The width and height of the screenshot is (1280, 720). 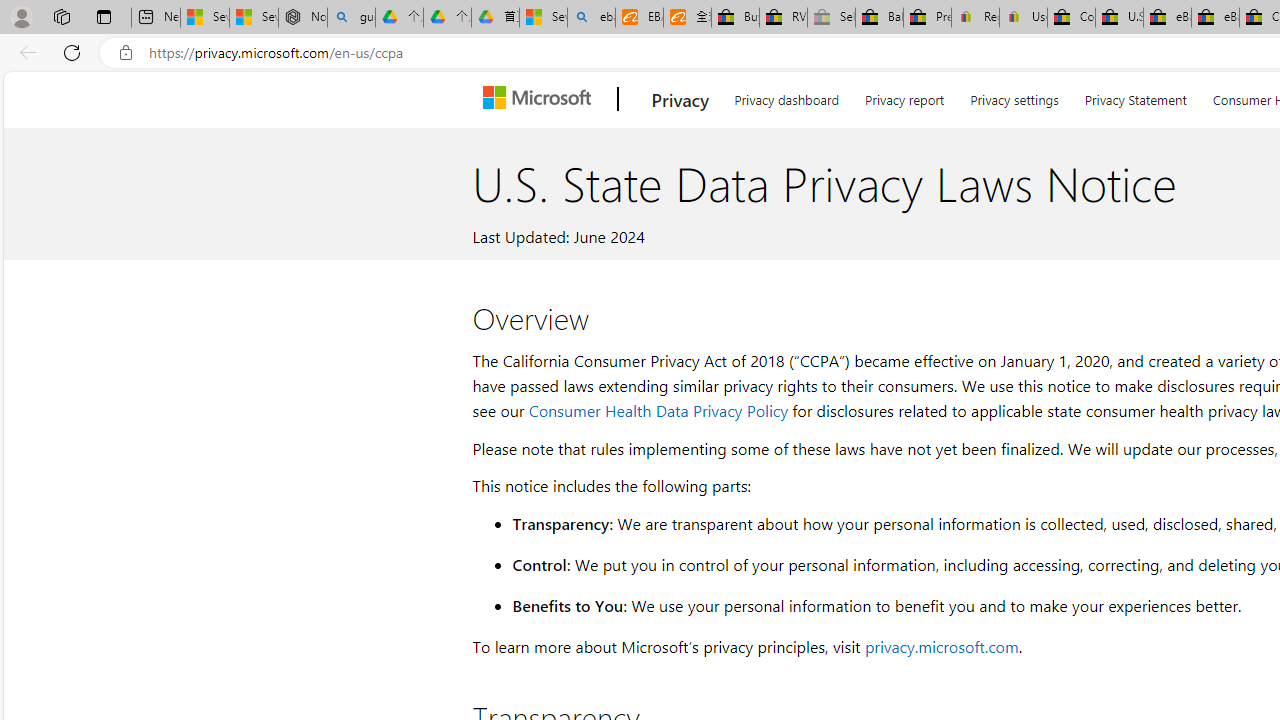 What do you see at coordinates (831, 17) in the screenshot?
I see `'Sell worldwide with eBay - Sleeping'` at bounding box center [831, 17].